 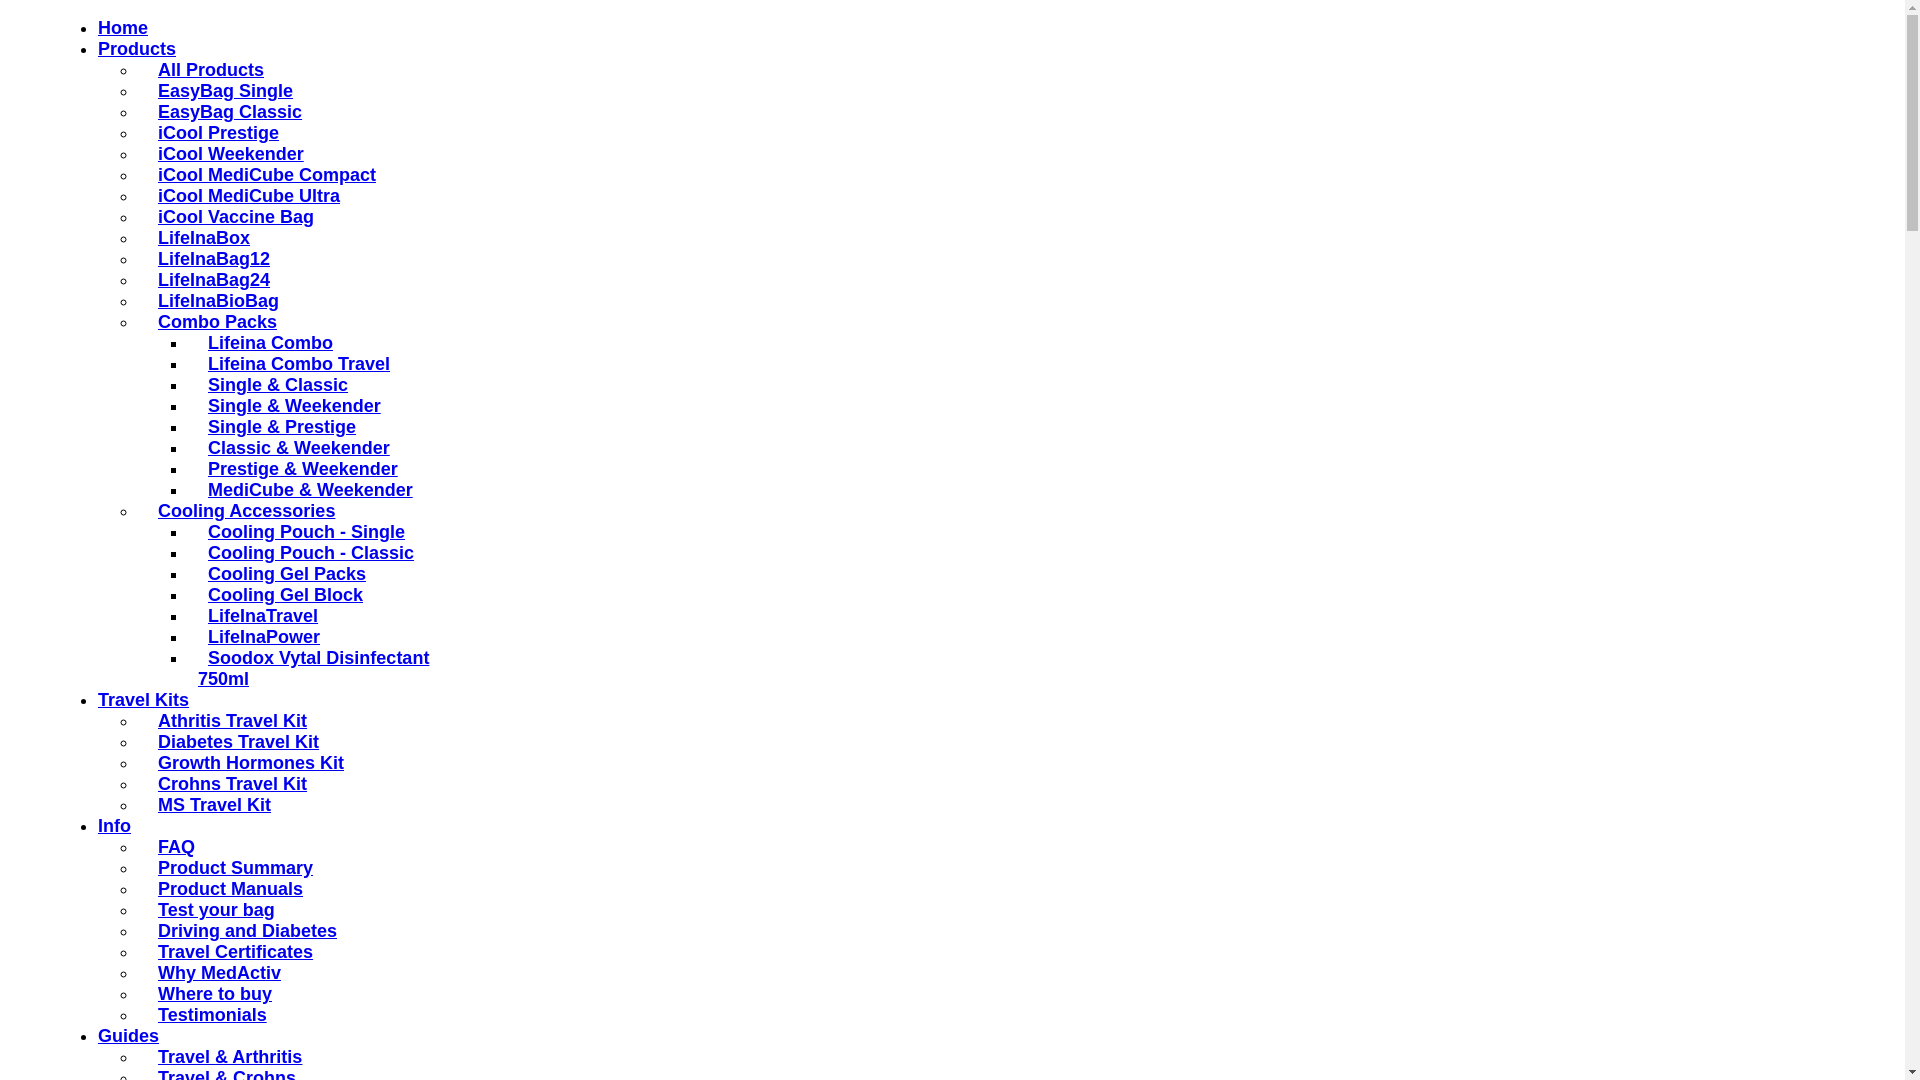 What do you see at coordinates (197, 668) in the screenshot?
I see `'Soodox Vytal Disinfectant 750ml'` at bounding box center [197, 668].